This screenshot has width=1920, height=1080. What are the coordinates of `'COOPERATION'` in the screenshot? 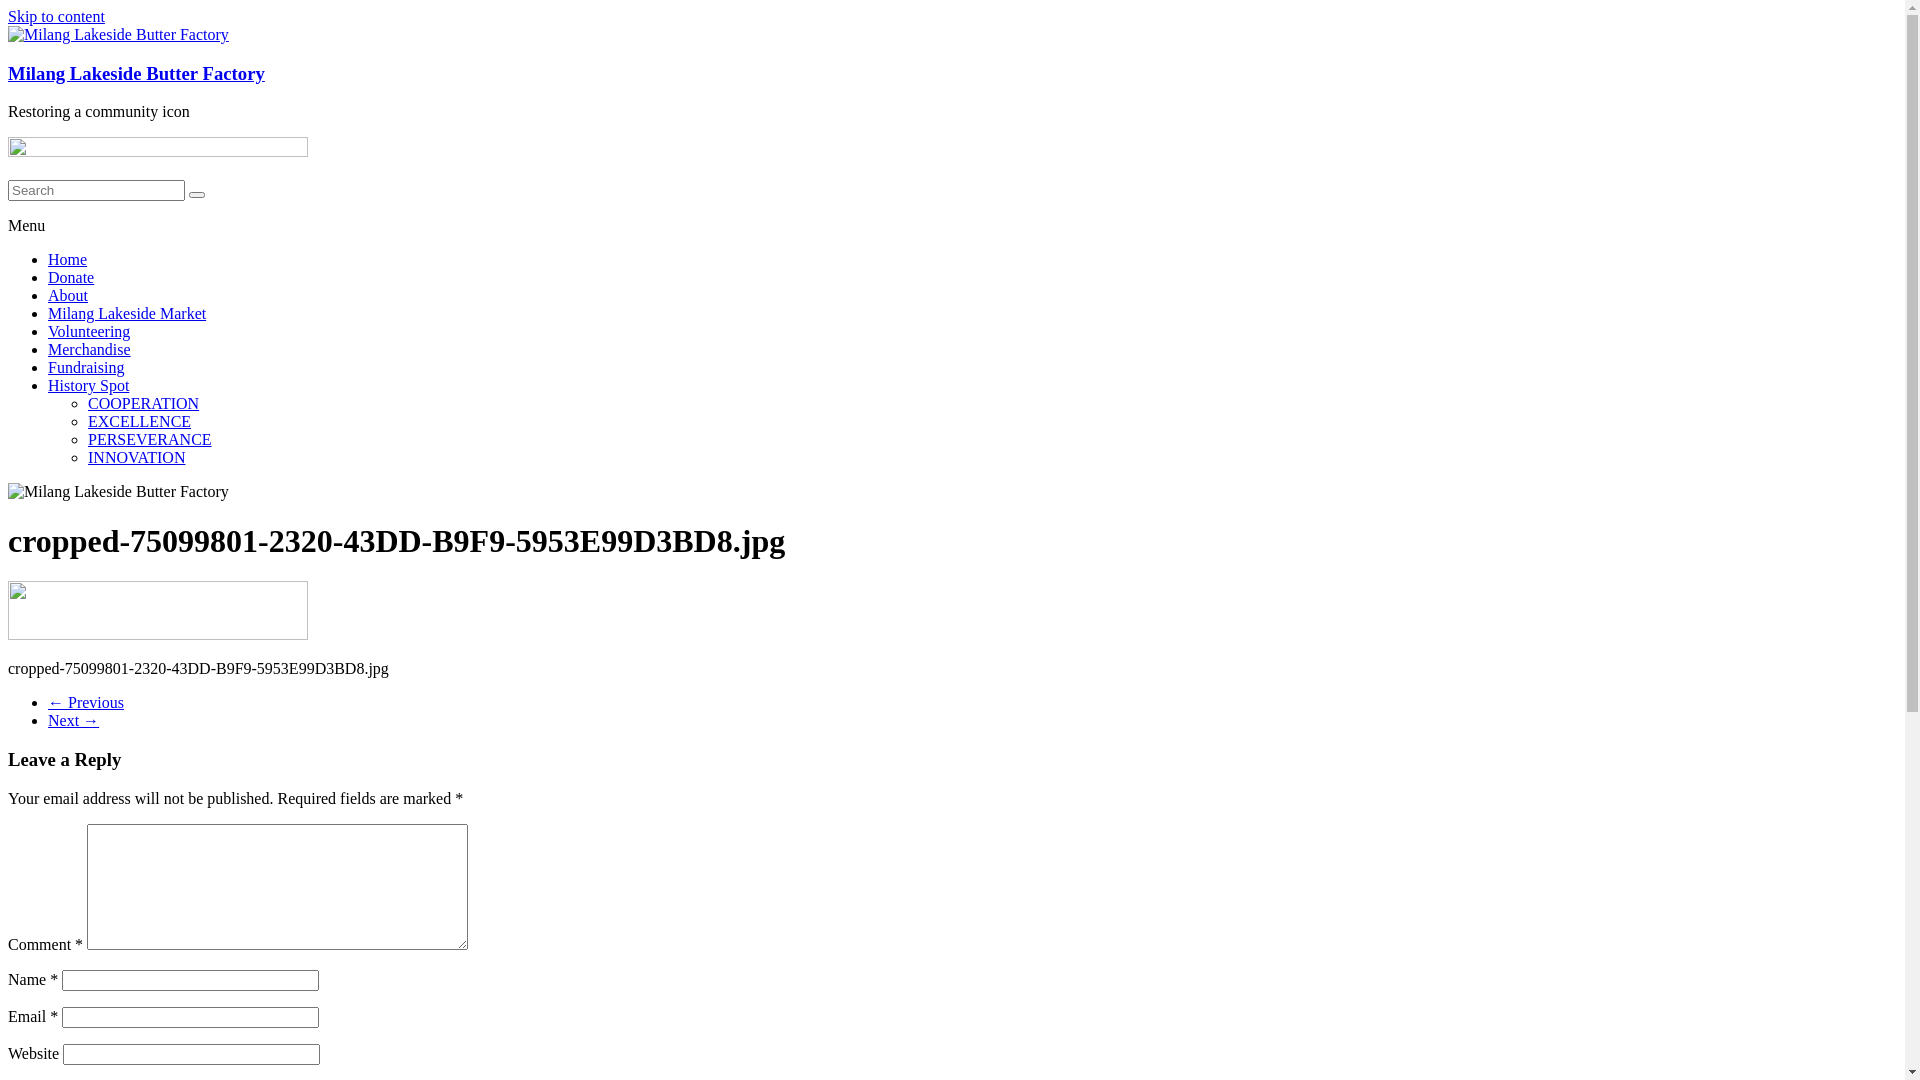 It's located at (86, 403).